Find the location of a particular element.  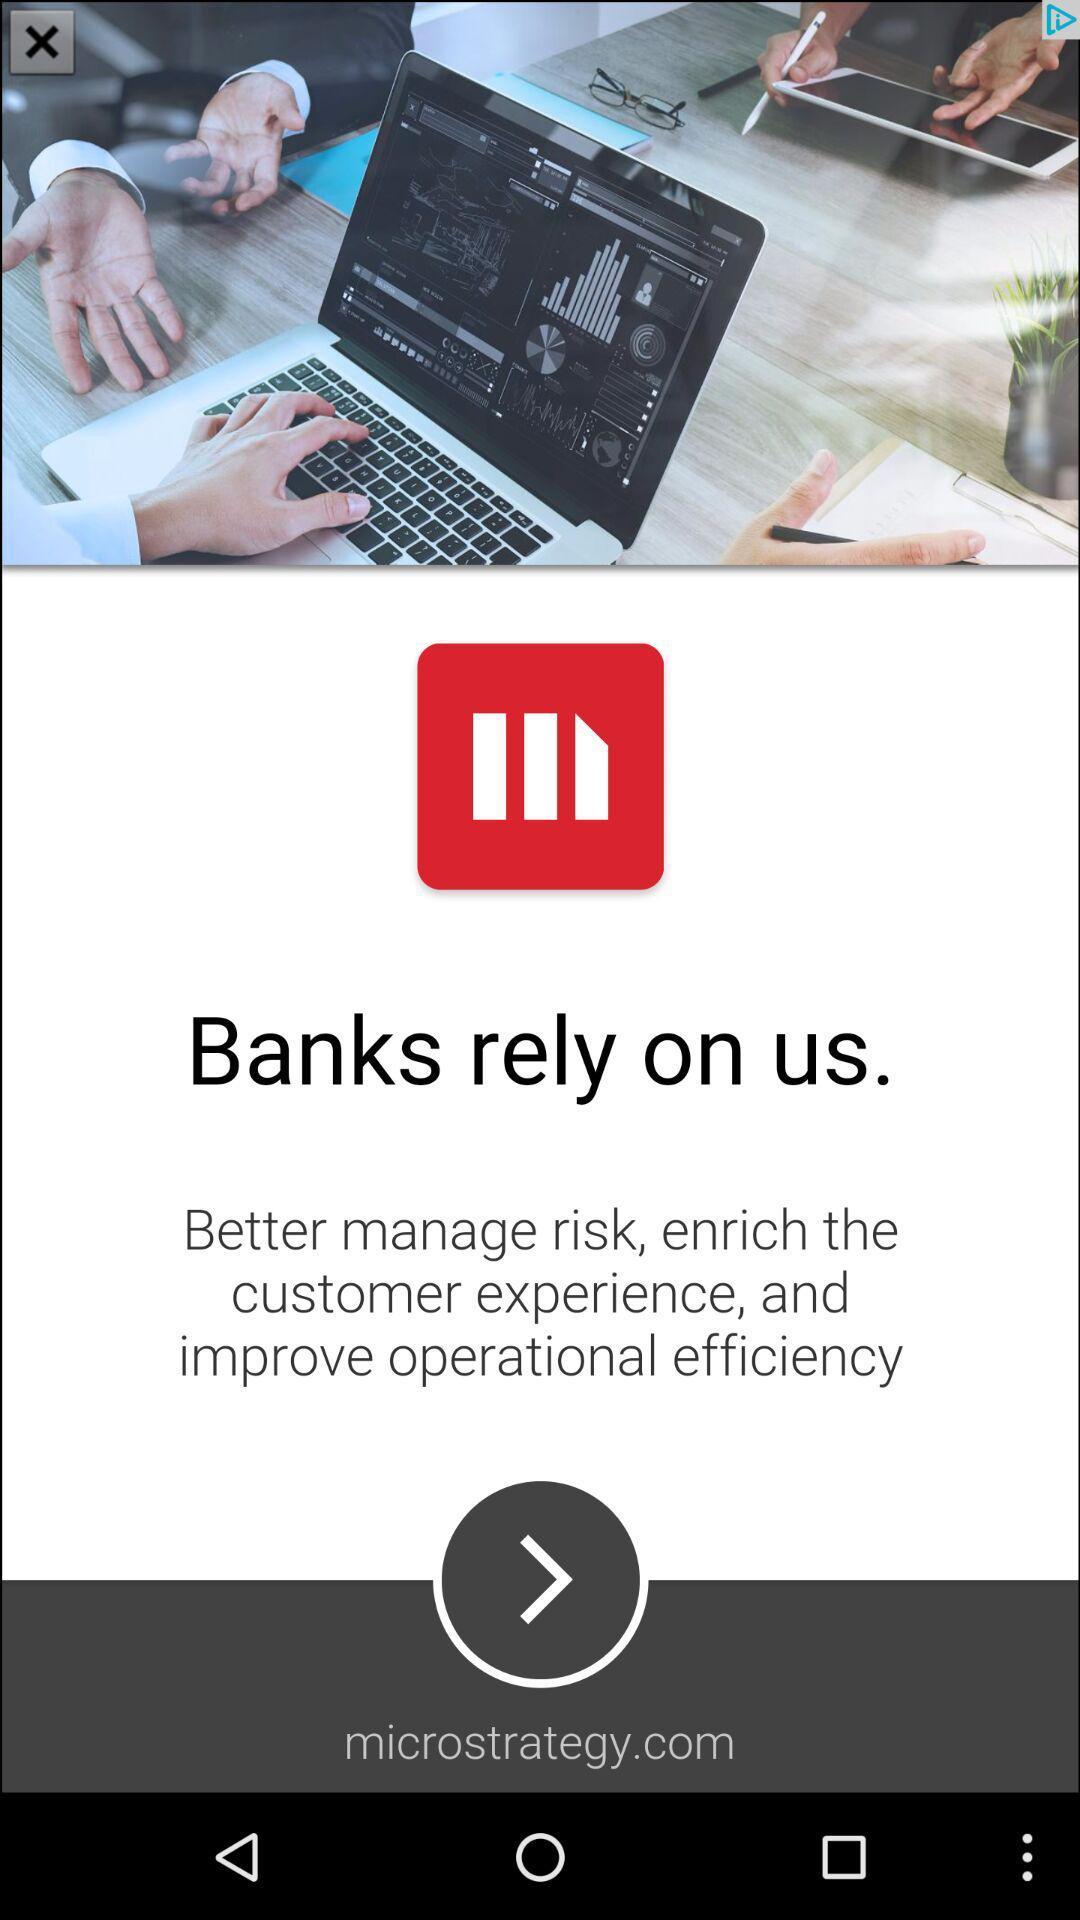

the close icon is located at coordinates (42, 44).